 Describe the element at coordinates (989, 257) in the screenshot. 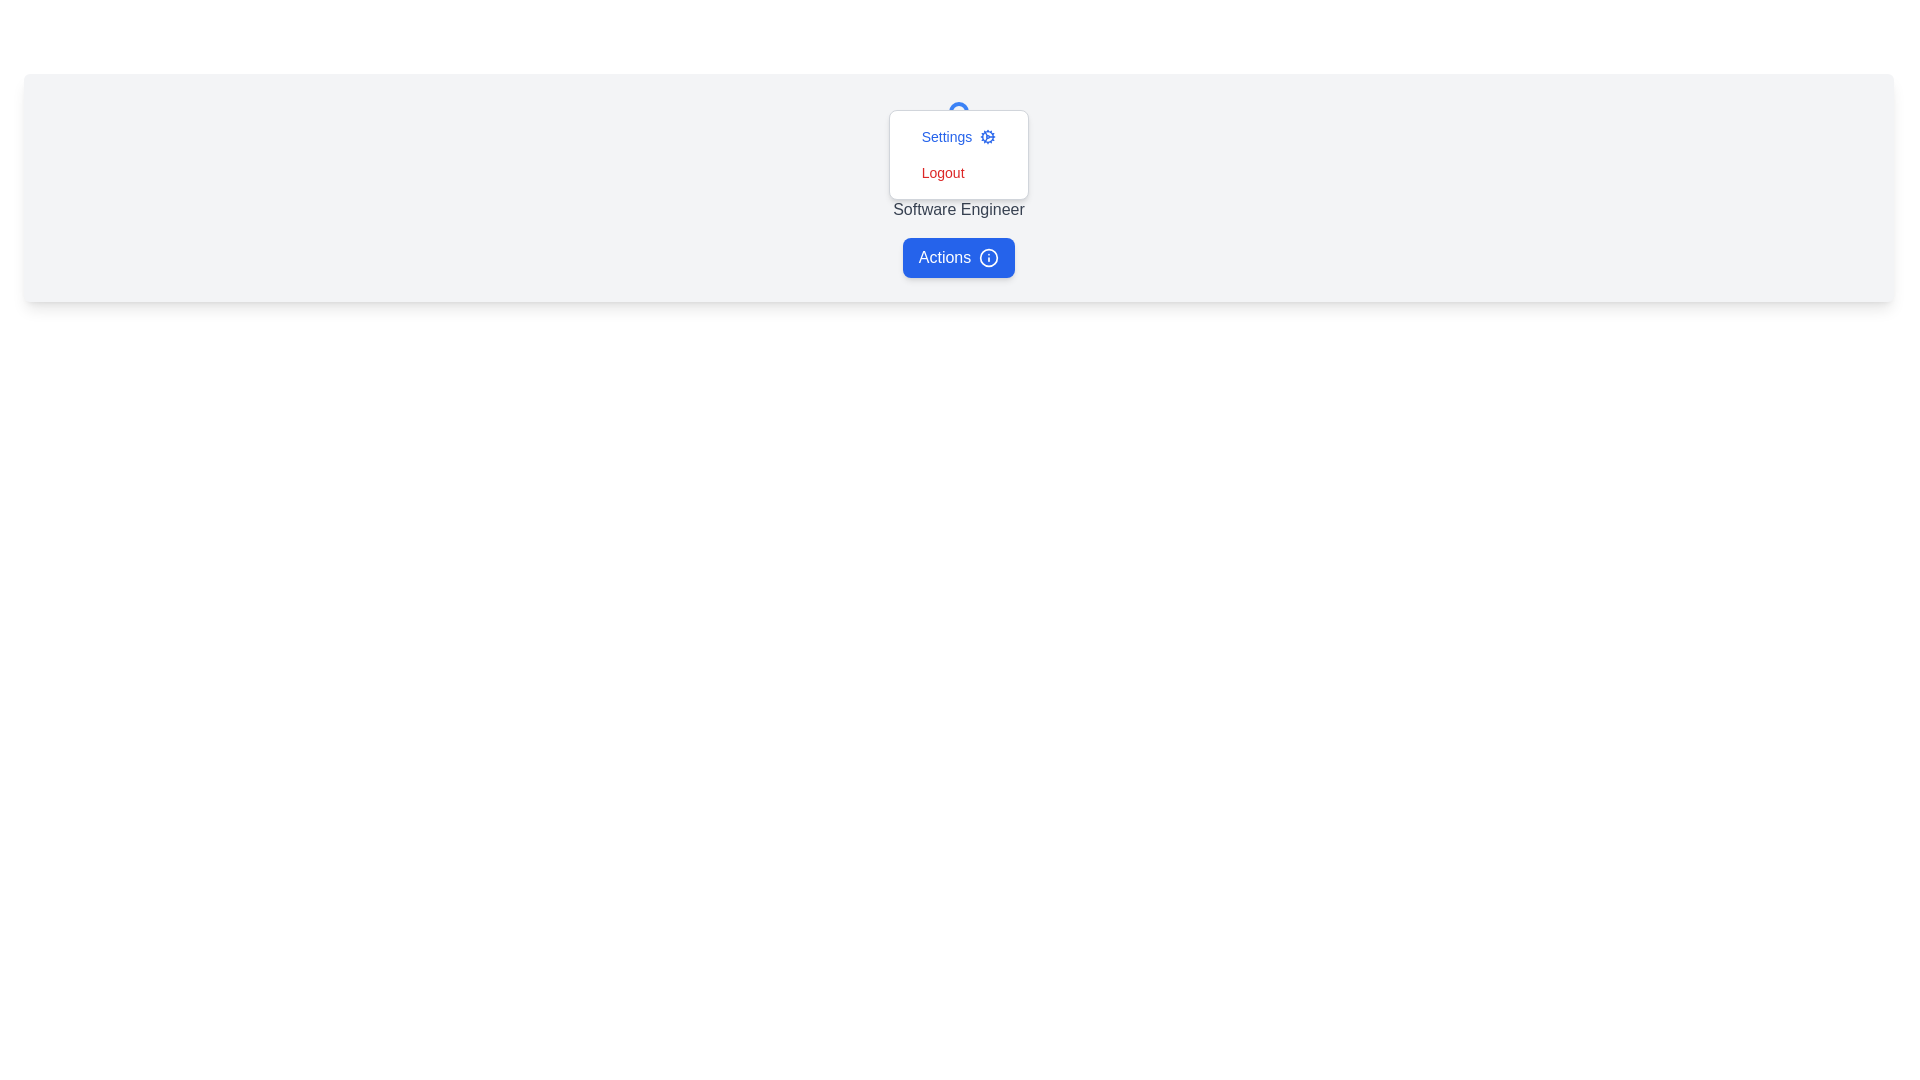

I see `the circular icon element located at the right edge of the 'Actions' button, which is part of a compact component with several elements grouped together` at that location.